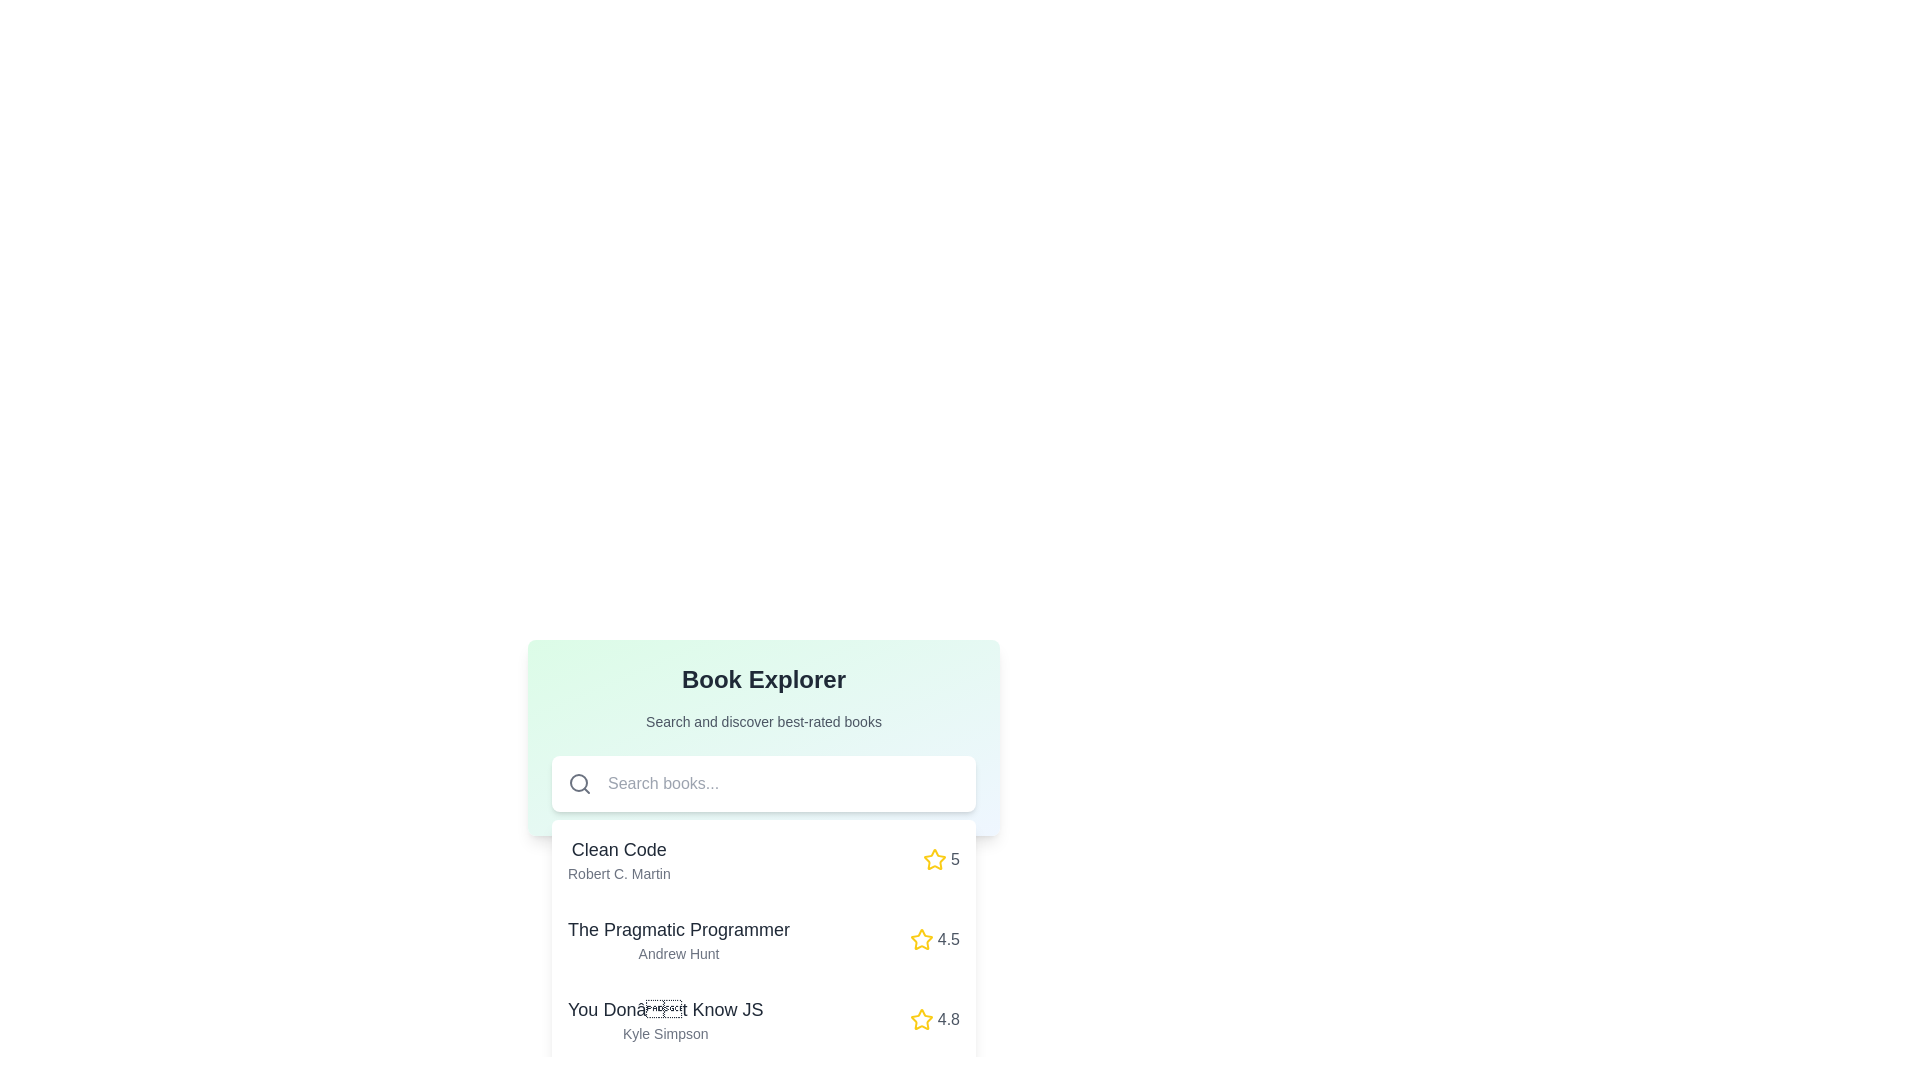 The width and height of the screenshot is (1920, 1080). Describe the element at coordinates (920, 940) in the screenshot. I see `the star icon that indicates a rating of '4.5' for 'The Pragmatic Programmer'` at that location.